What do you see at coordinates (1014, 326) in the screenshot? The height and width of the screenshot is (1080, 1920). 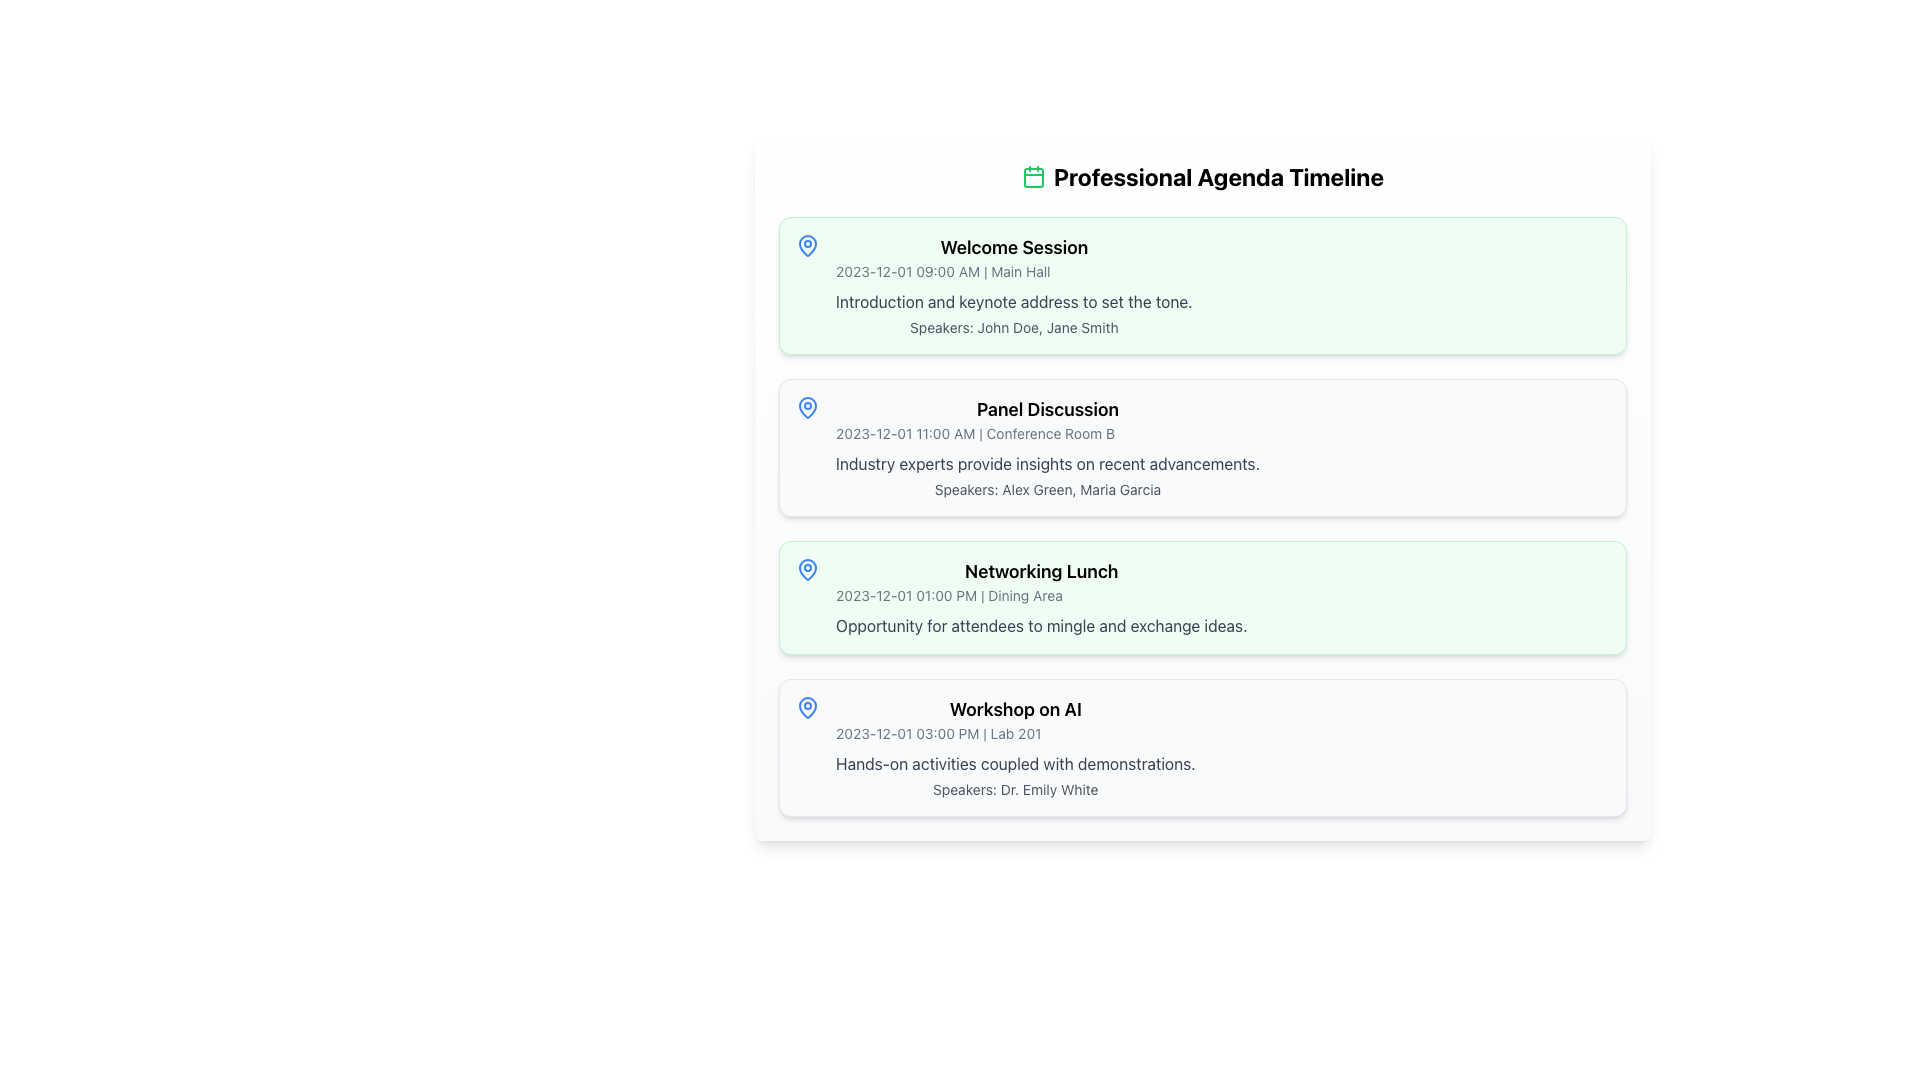 I see `the Text Label that lists the speakers for the session at the bottom of the 'Welcome Session' card` at bounding box center [1014, 326].